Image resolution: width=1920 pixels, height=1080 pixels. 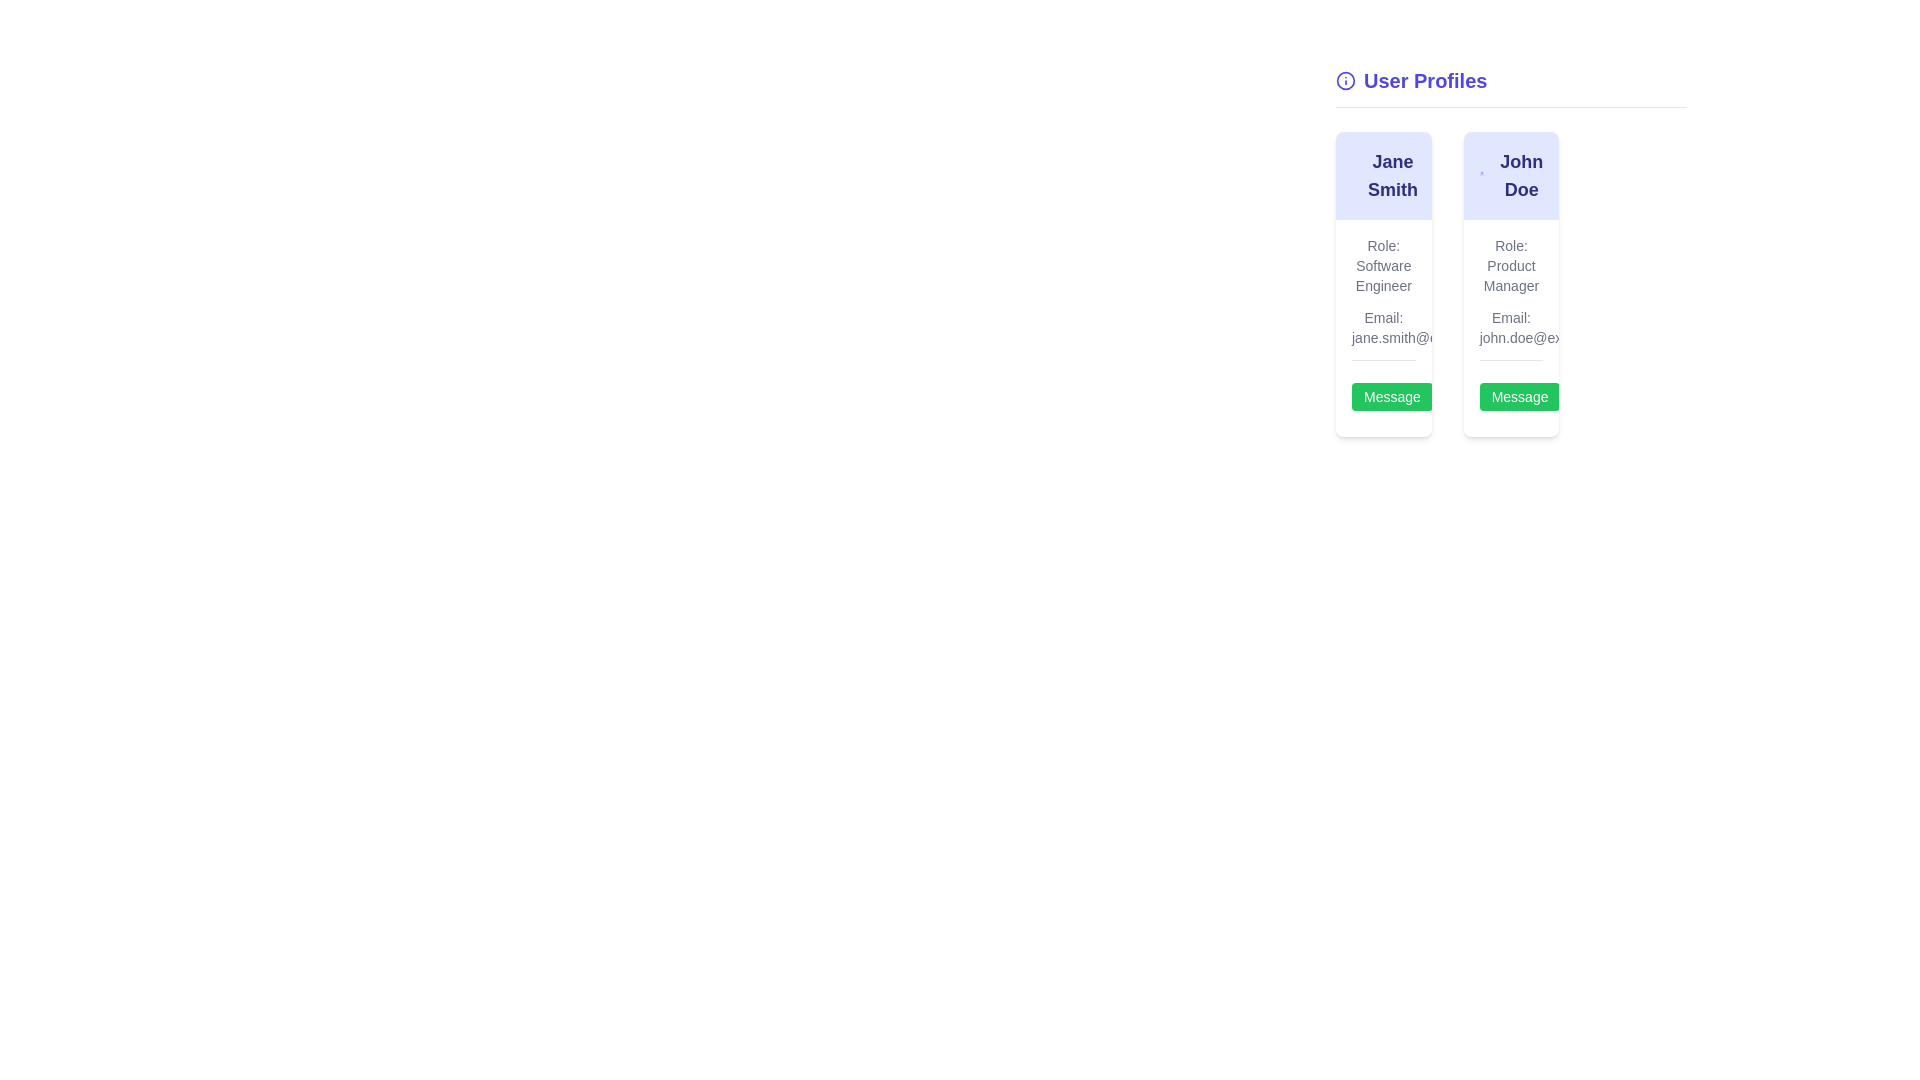 I want to click on the text display element showing the user's email address, located in the middle section of the user information card, beneath 'Role: Software Engineer', so click(x=1382, y=326).